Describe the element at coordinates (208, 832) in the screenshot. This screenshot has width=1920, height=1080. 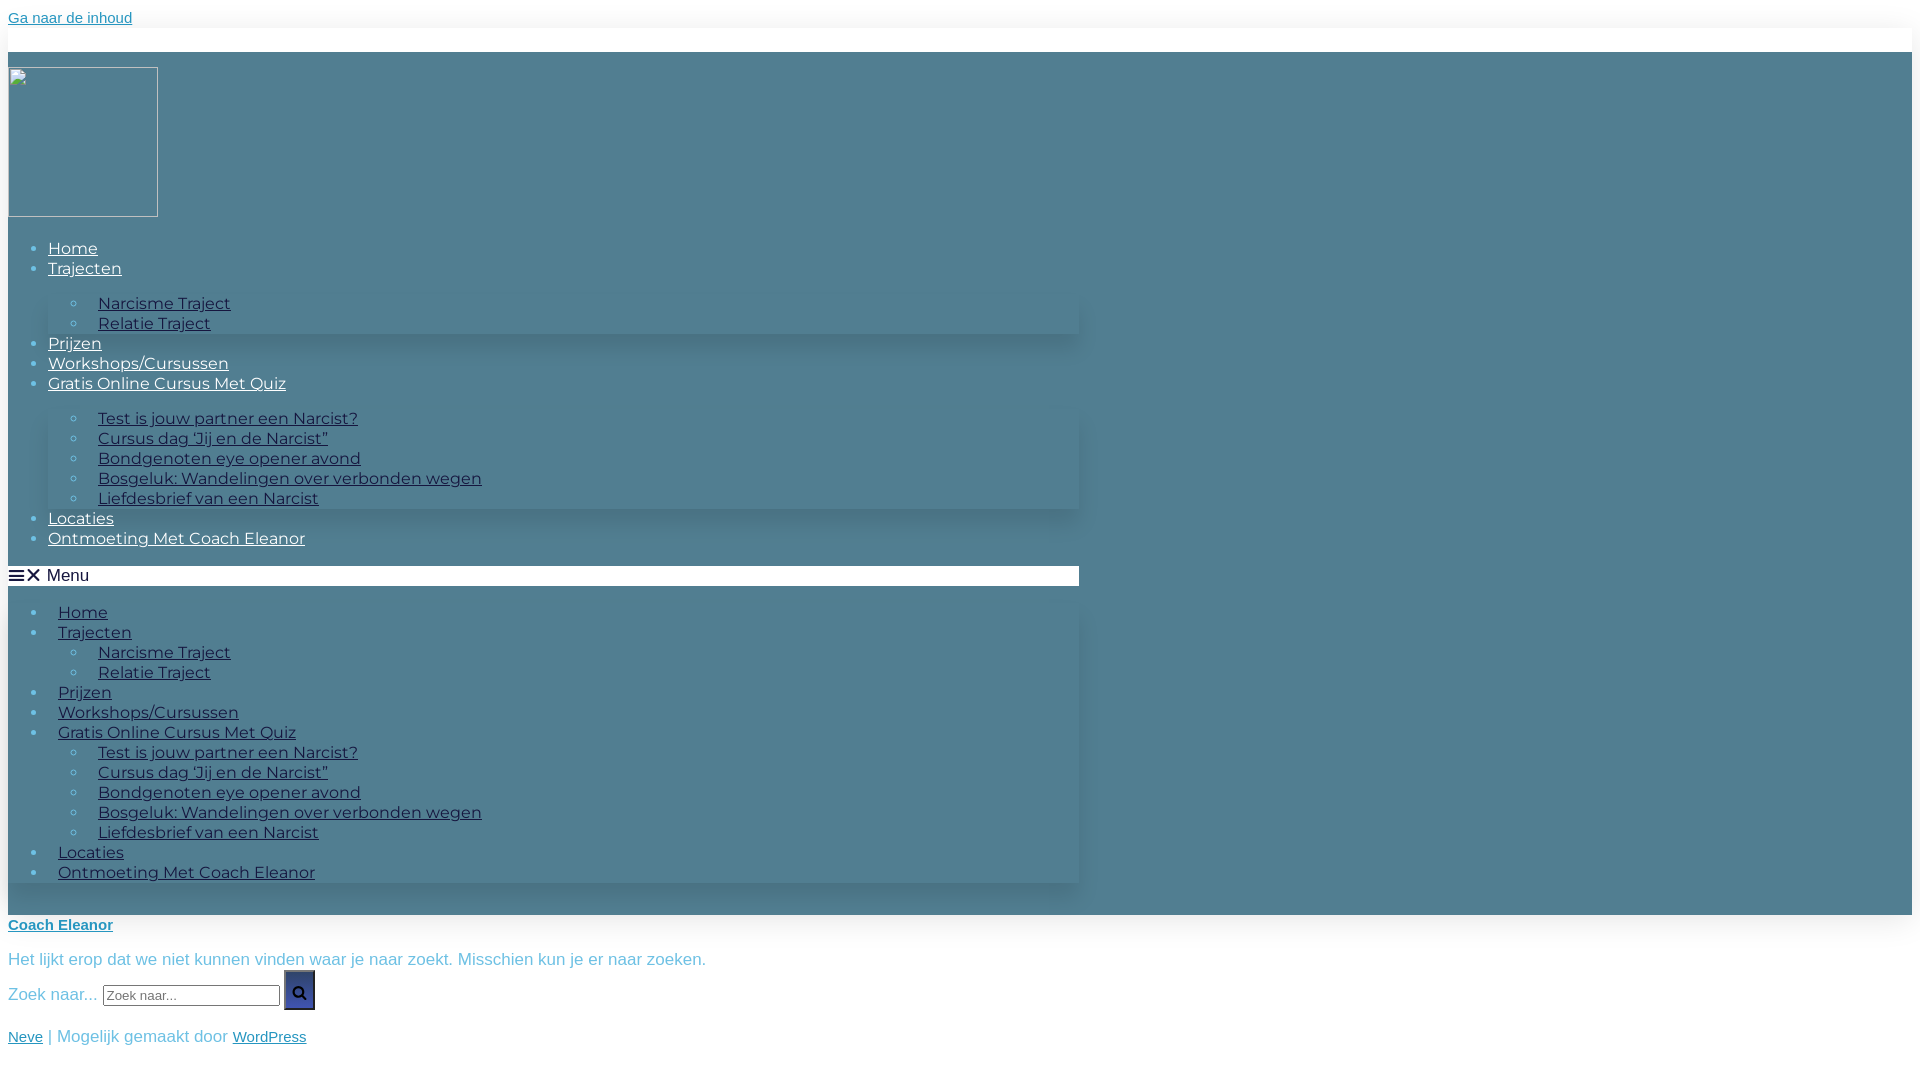
I see `'Liefdesbrief van een Narcist'` at that location.